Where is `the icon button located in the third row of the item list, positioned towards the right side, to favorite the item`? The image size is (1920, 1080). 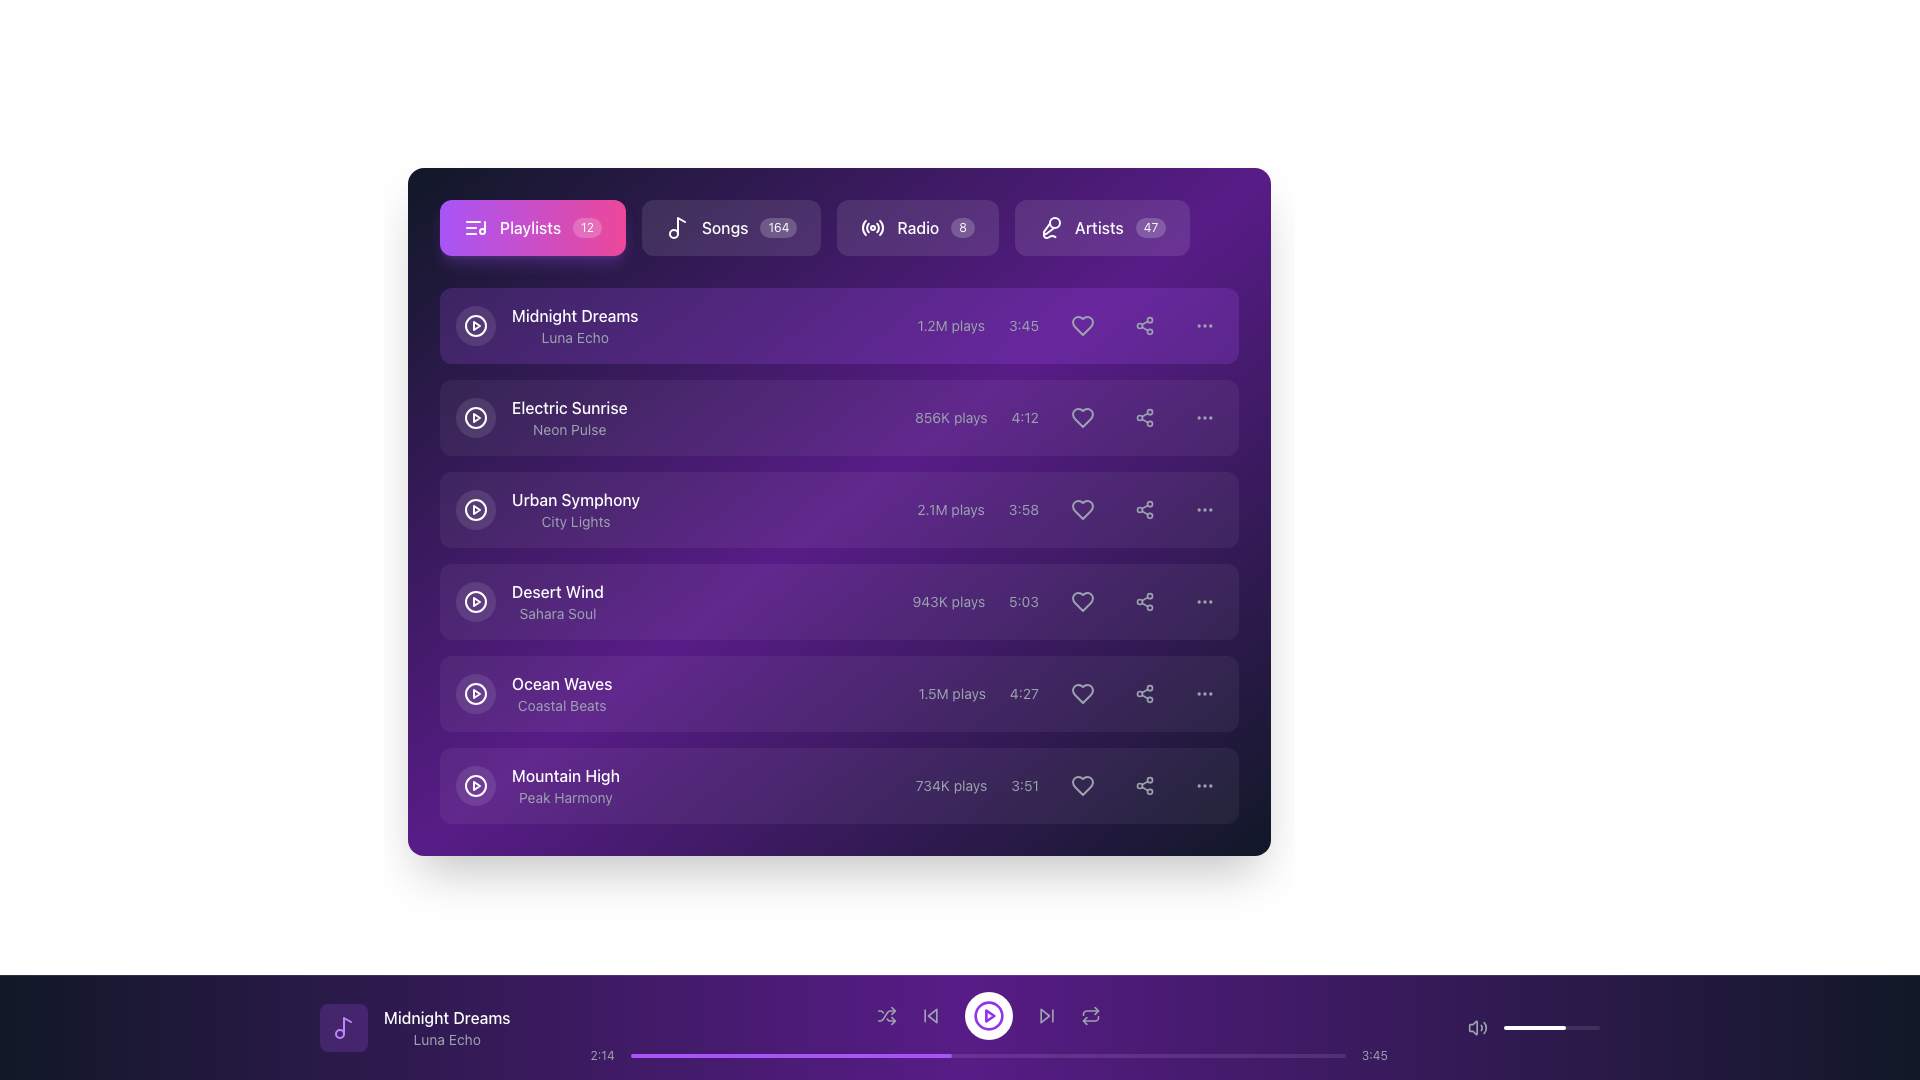 the icon button located in the third row of the item list, positioned towards the right side, to favorite the item is located at coordinates (1082, 508).